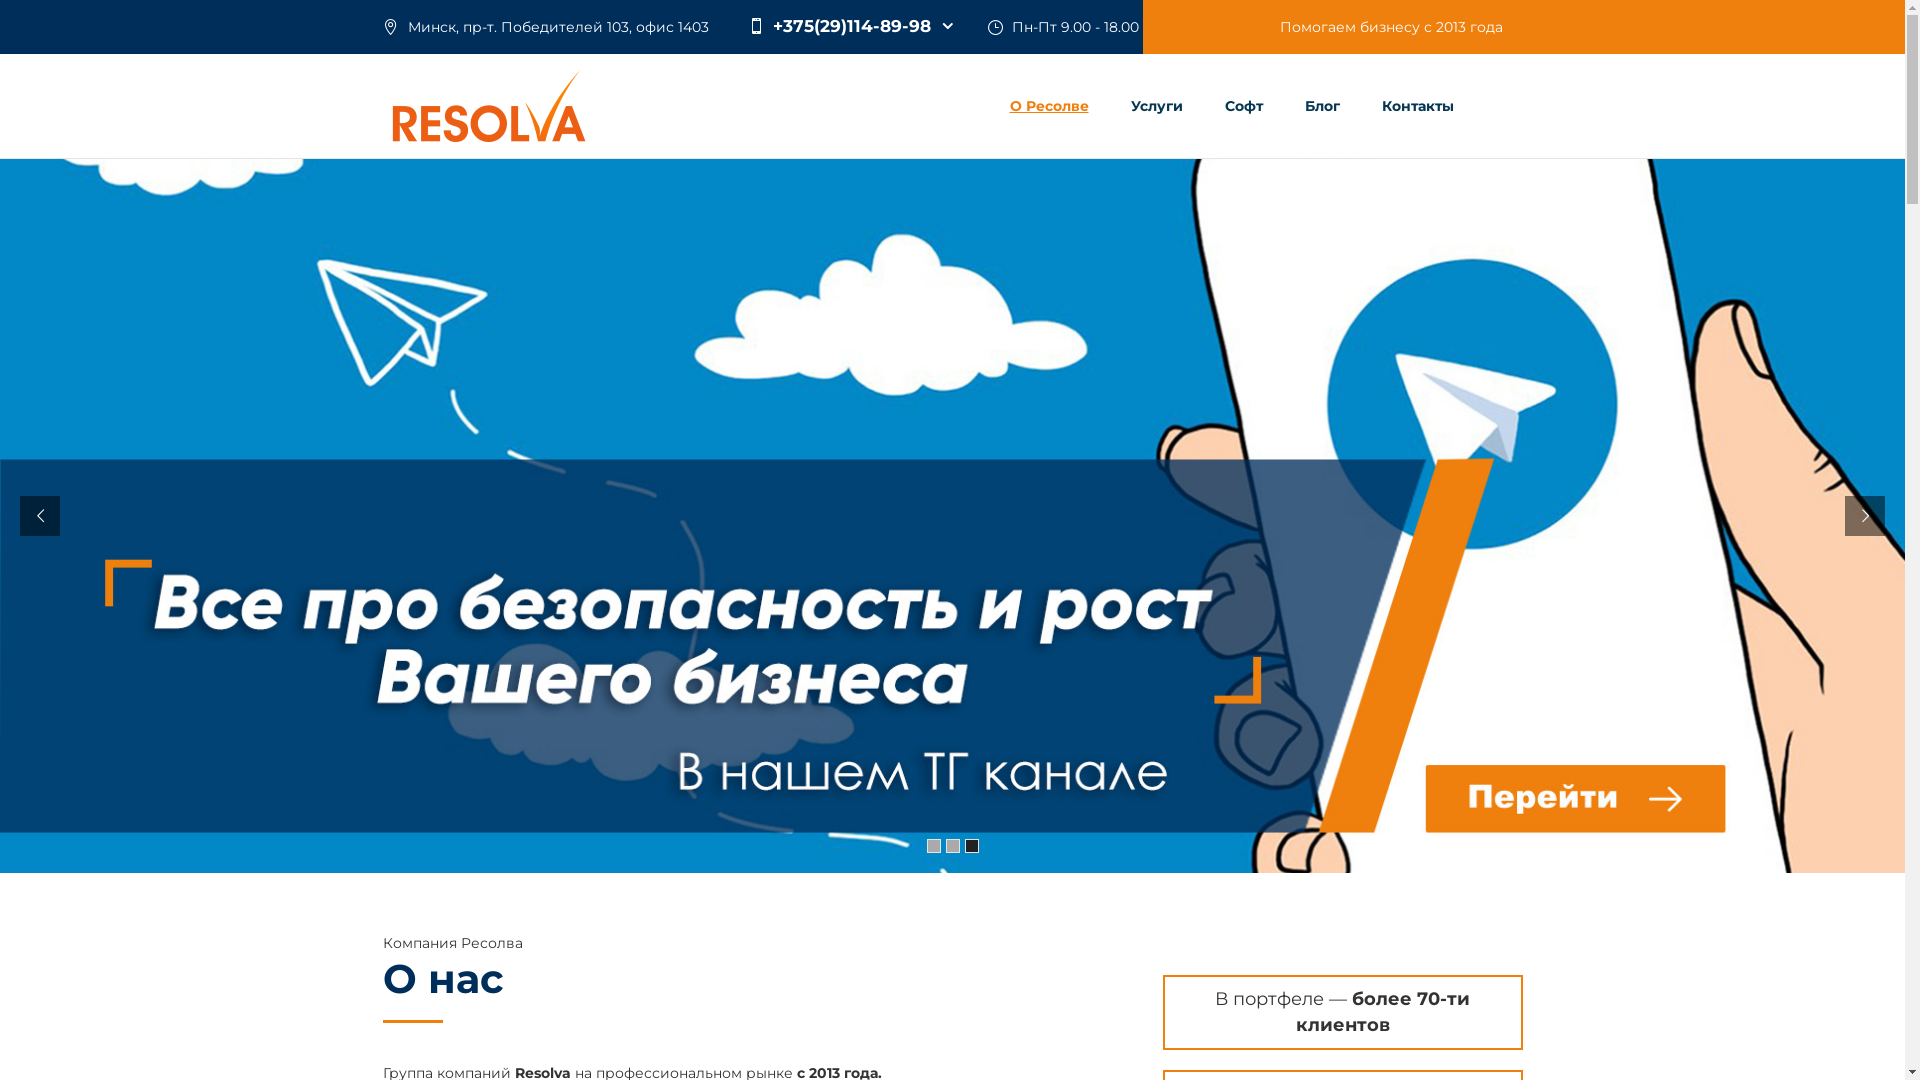 Image resolution: width=1920 pixels, height=1080 pixels. Describe the element at coordinates (849, 26) in the screenshot. I see `'+375(29)114-89-98'` at that location.